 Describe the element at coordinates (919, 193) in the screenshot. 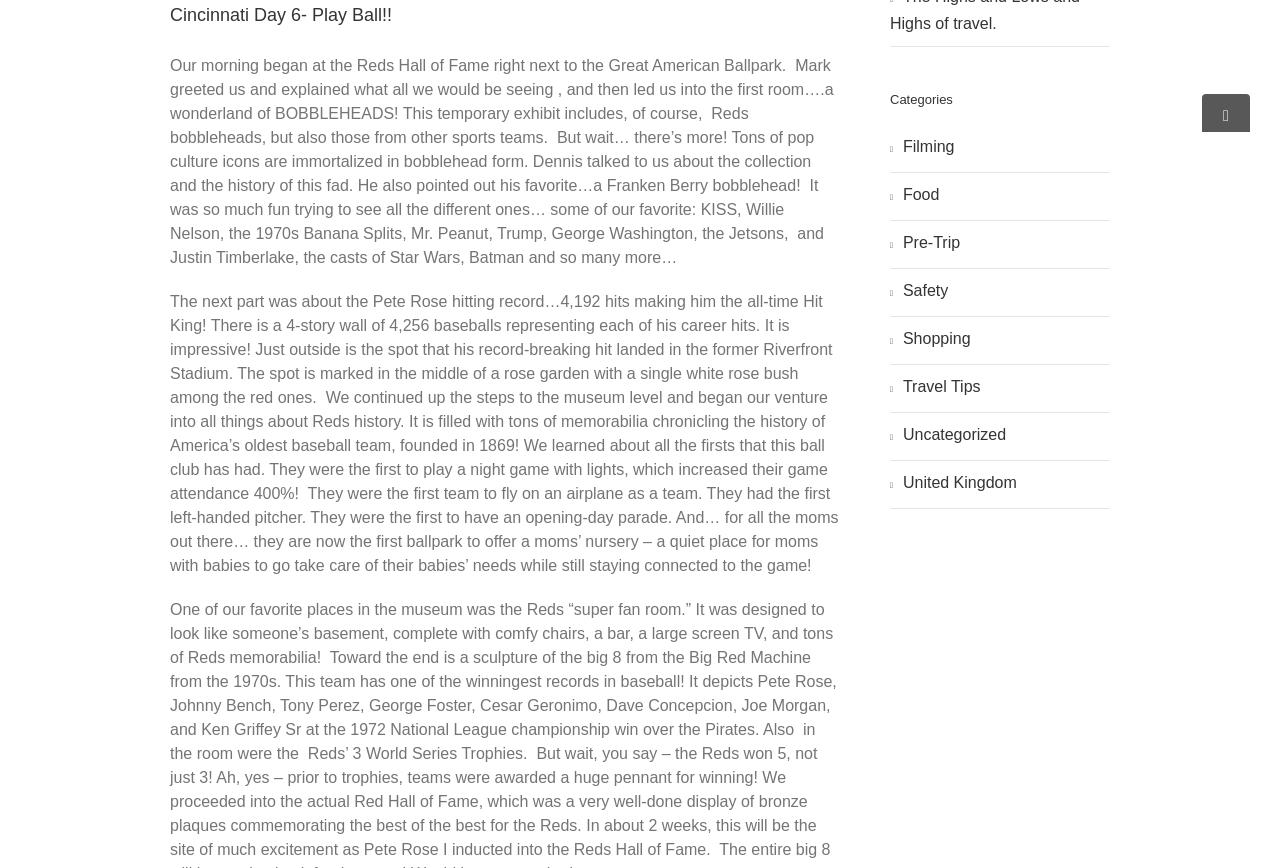

I see `'Food'` at that location.